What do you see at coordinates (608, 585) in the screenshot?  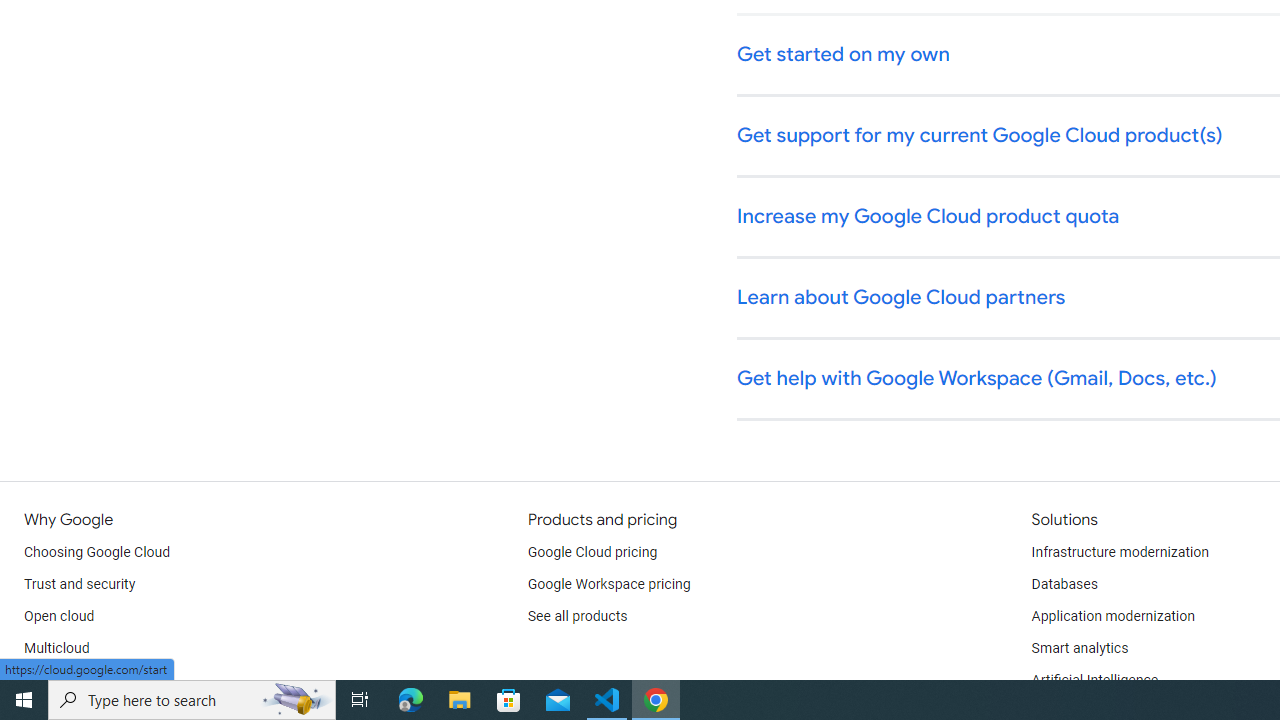 I see `'Google Workspace pricing'` at bounding box center [608, 585].